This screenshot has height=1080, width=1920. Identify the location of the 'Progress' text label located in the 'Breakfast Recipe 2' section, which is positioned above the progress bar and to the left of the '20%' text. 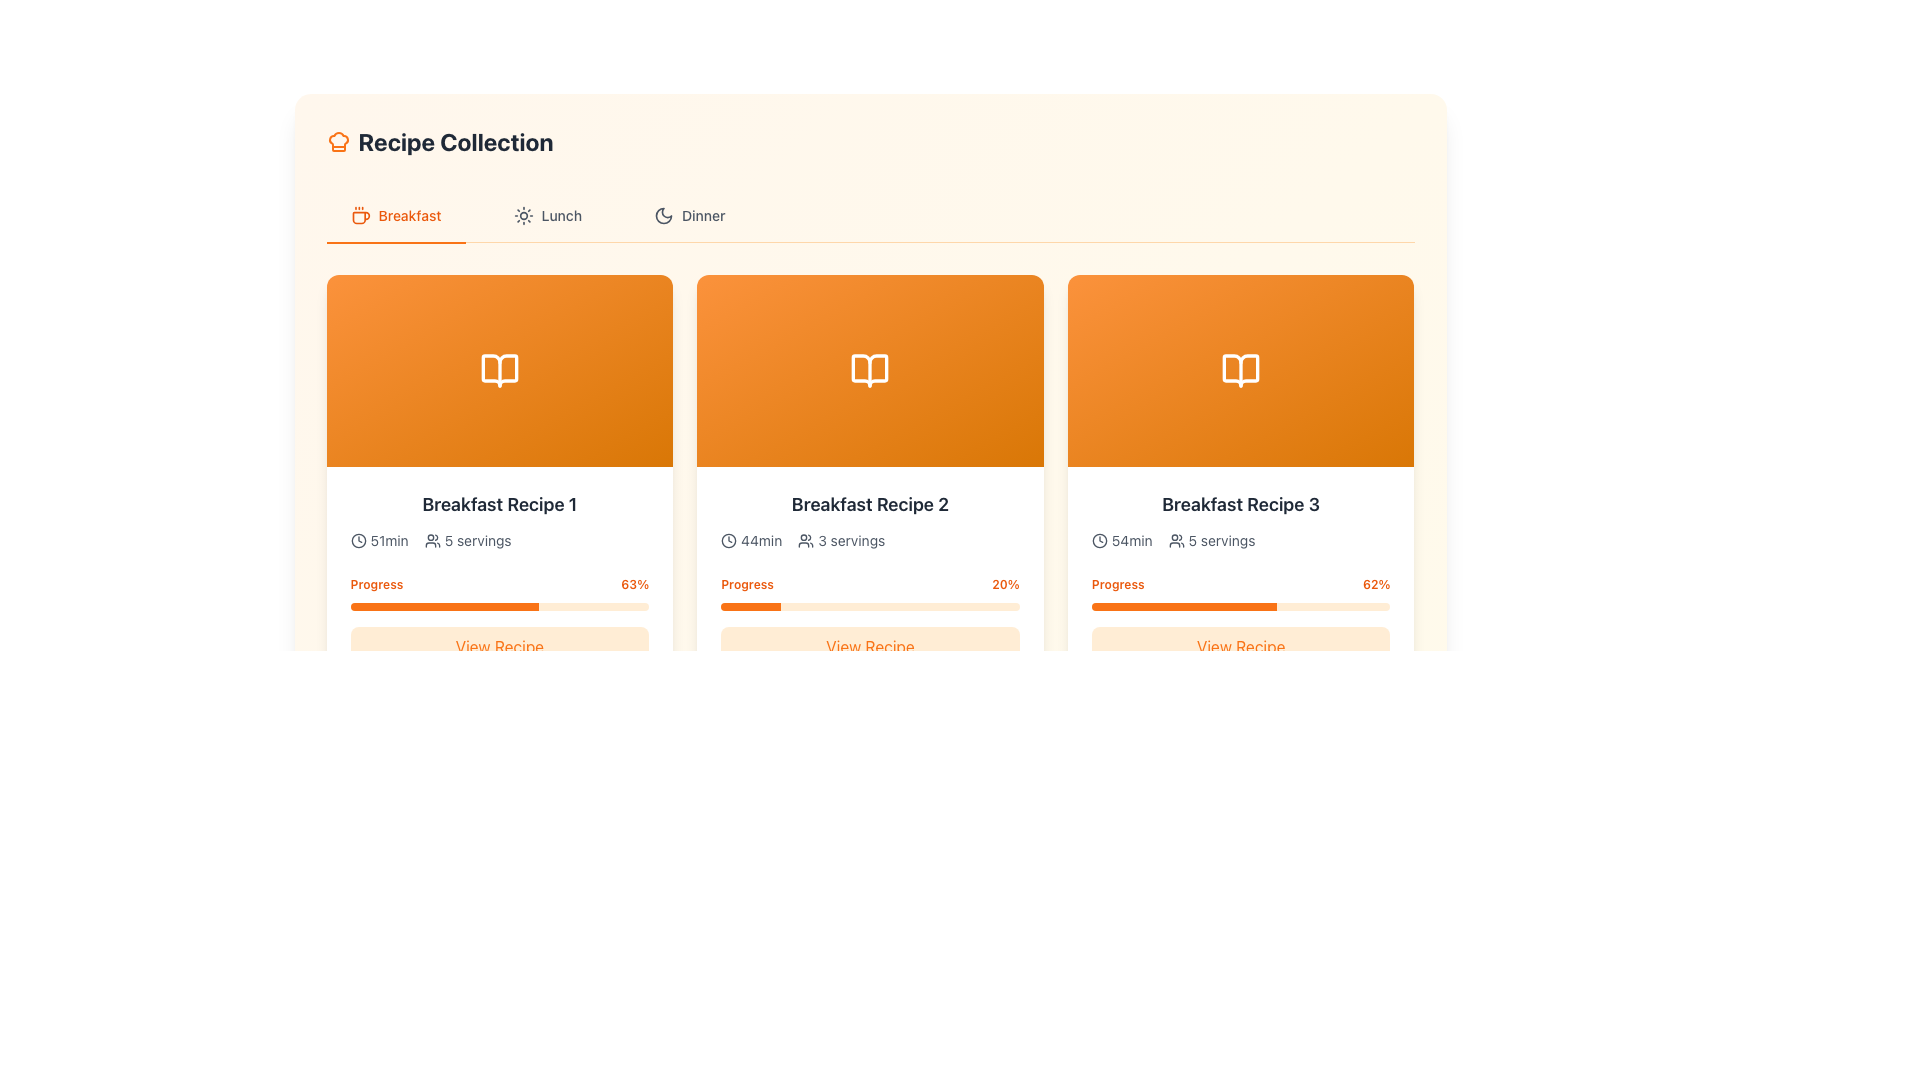
(746, 582).